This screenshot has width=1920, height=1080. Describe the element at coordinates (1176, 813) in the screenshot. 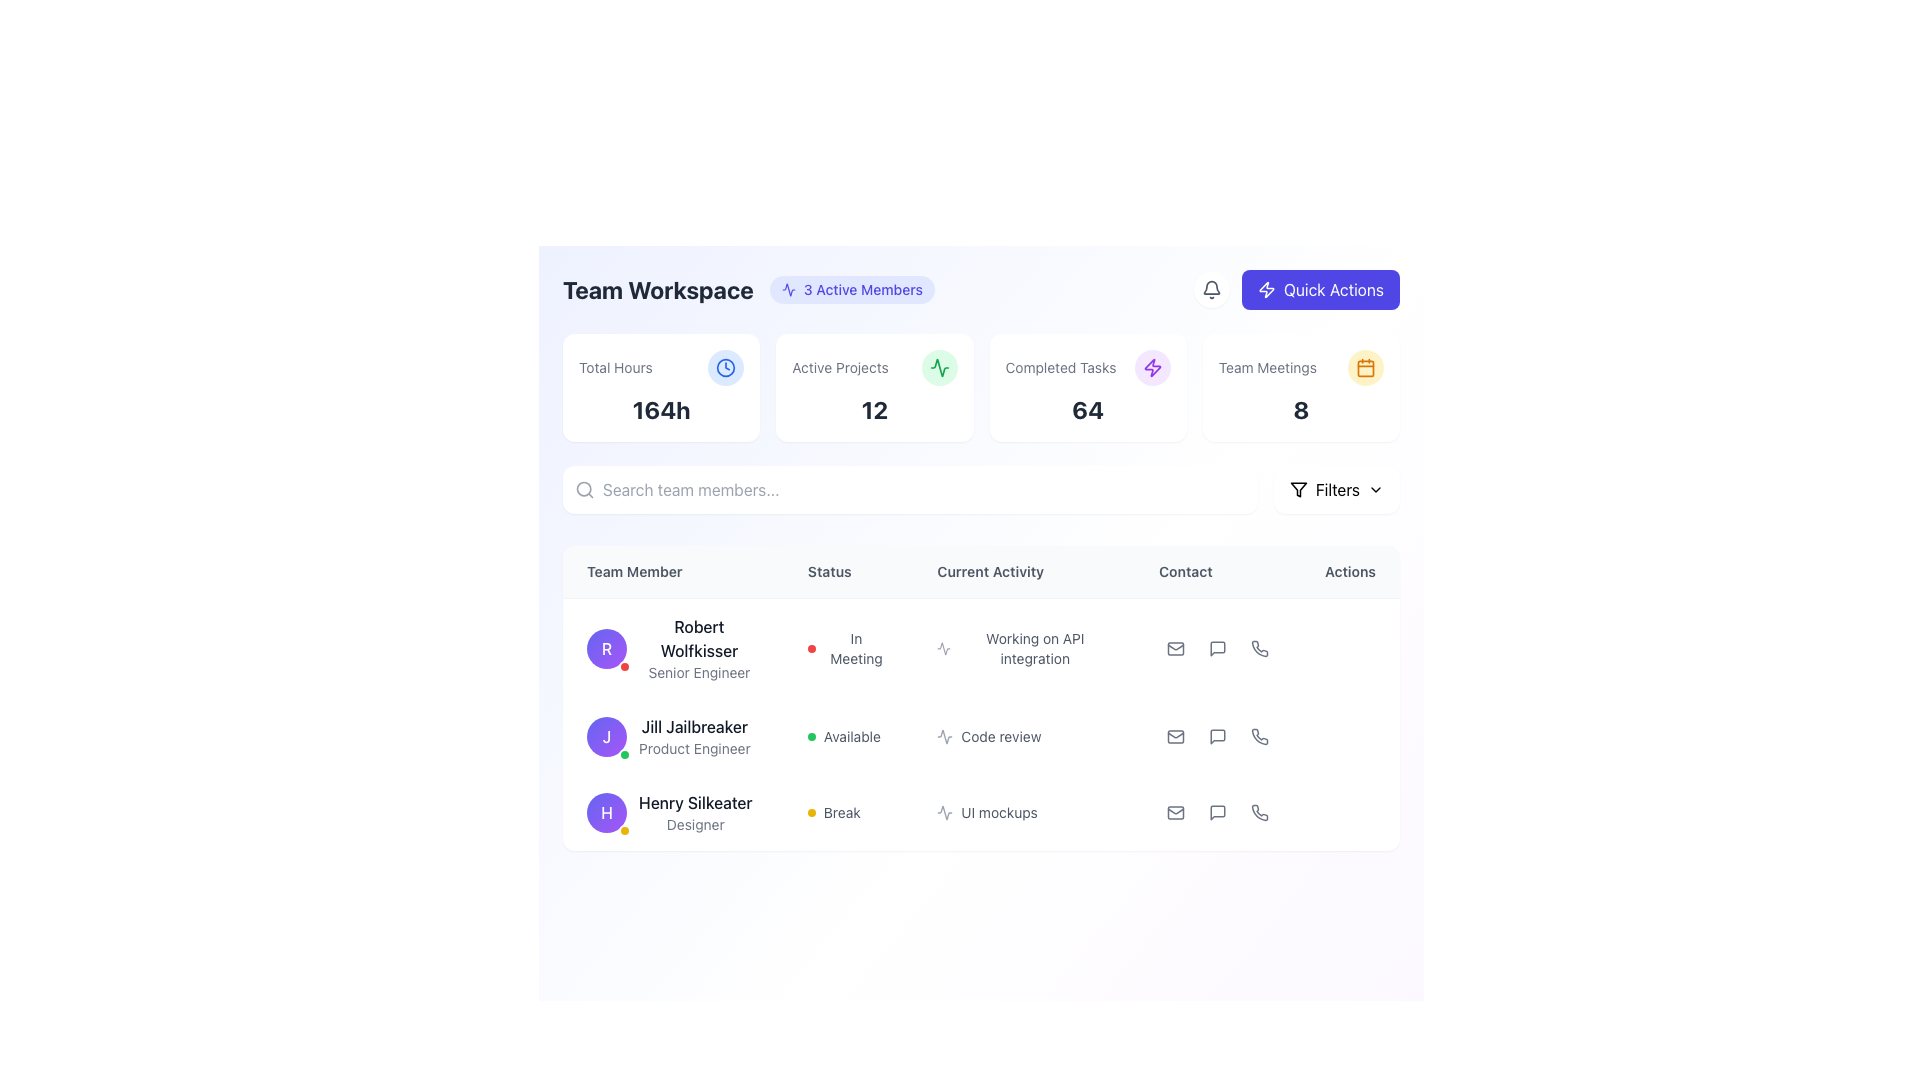

I see `the email button icon for Henry Silkeater, which is the first icon in the 'Contact' column of the third row in the table` at that location.